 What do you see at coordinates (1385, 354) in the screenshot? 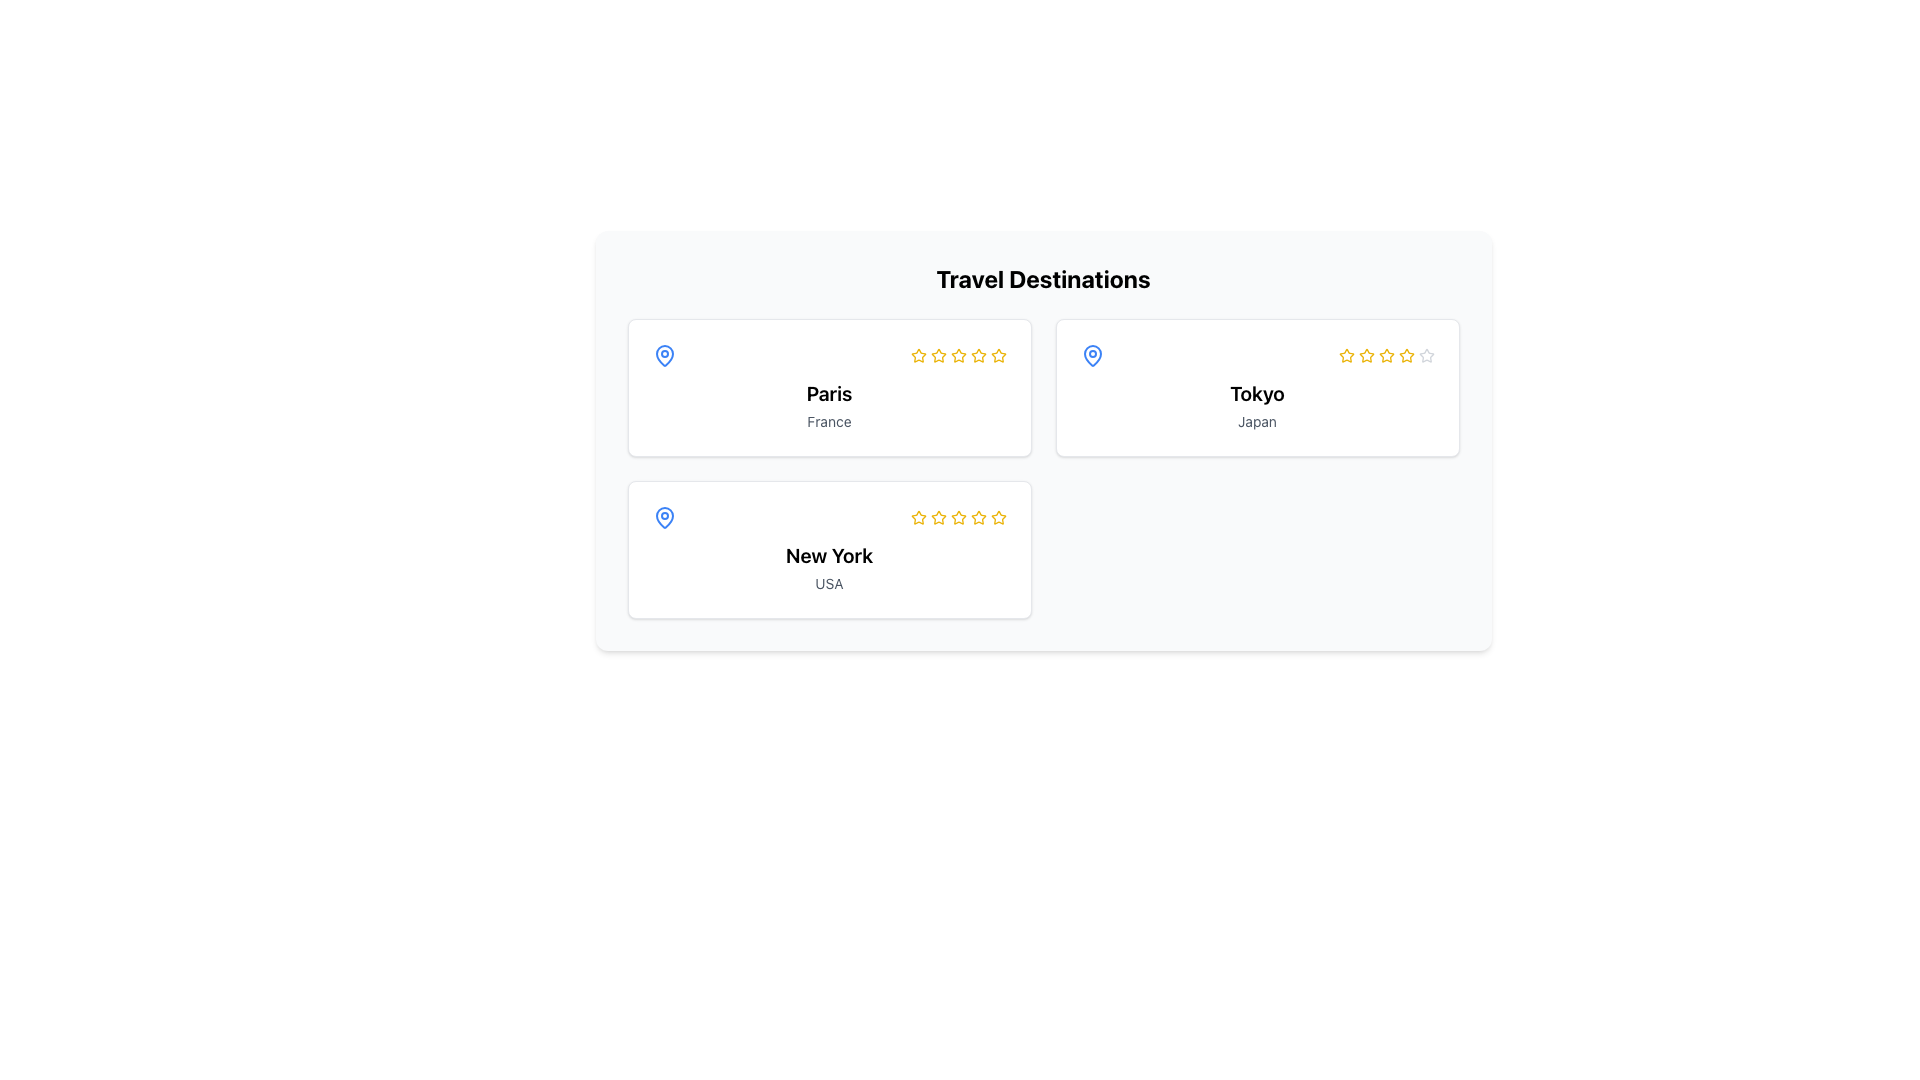
I see `the third star icon in the rating system of the 'Tokyo' travel destination card located in the top-right corner of the layout` at bounding box center [1385, 354].